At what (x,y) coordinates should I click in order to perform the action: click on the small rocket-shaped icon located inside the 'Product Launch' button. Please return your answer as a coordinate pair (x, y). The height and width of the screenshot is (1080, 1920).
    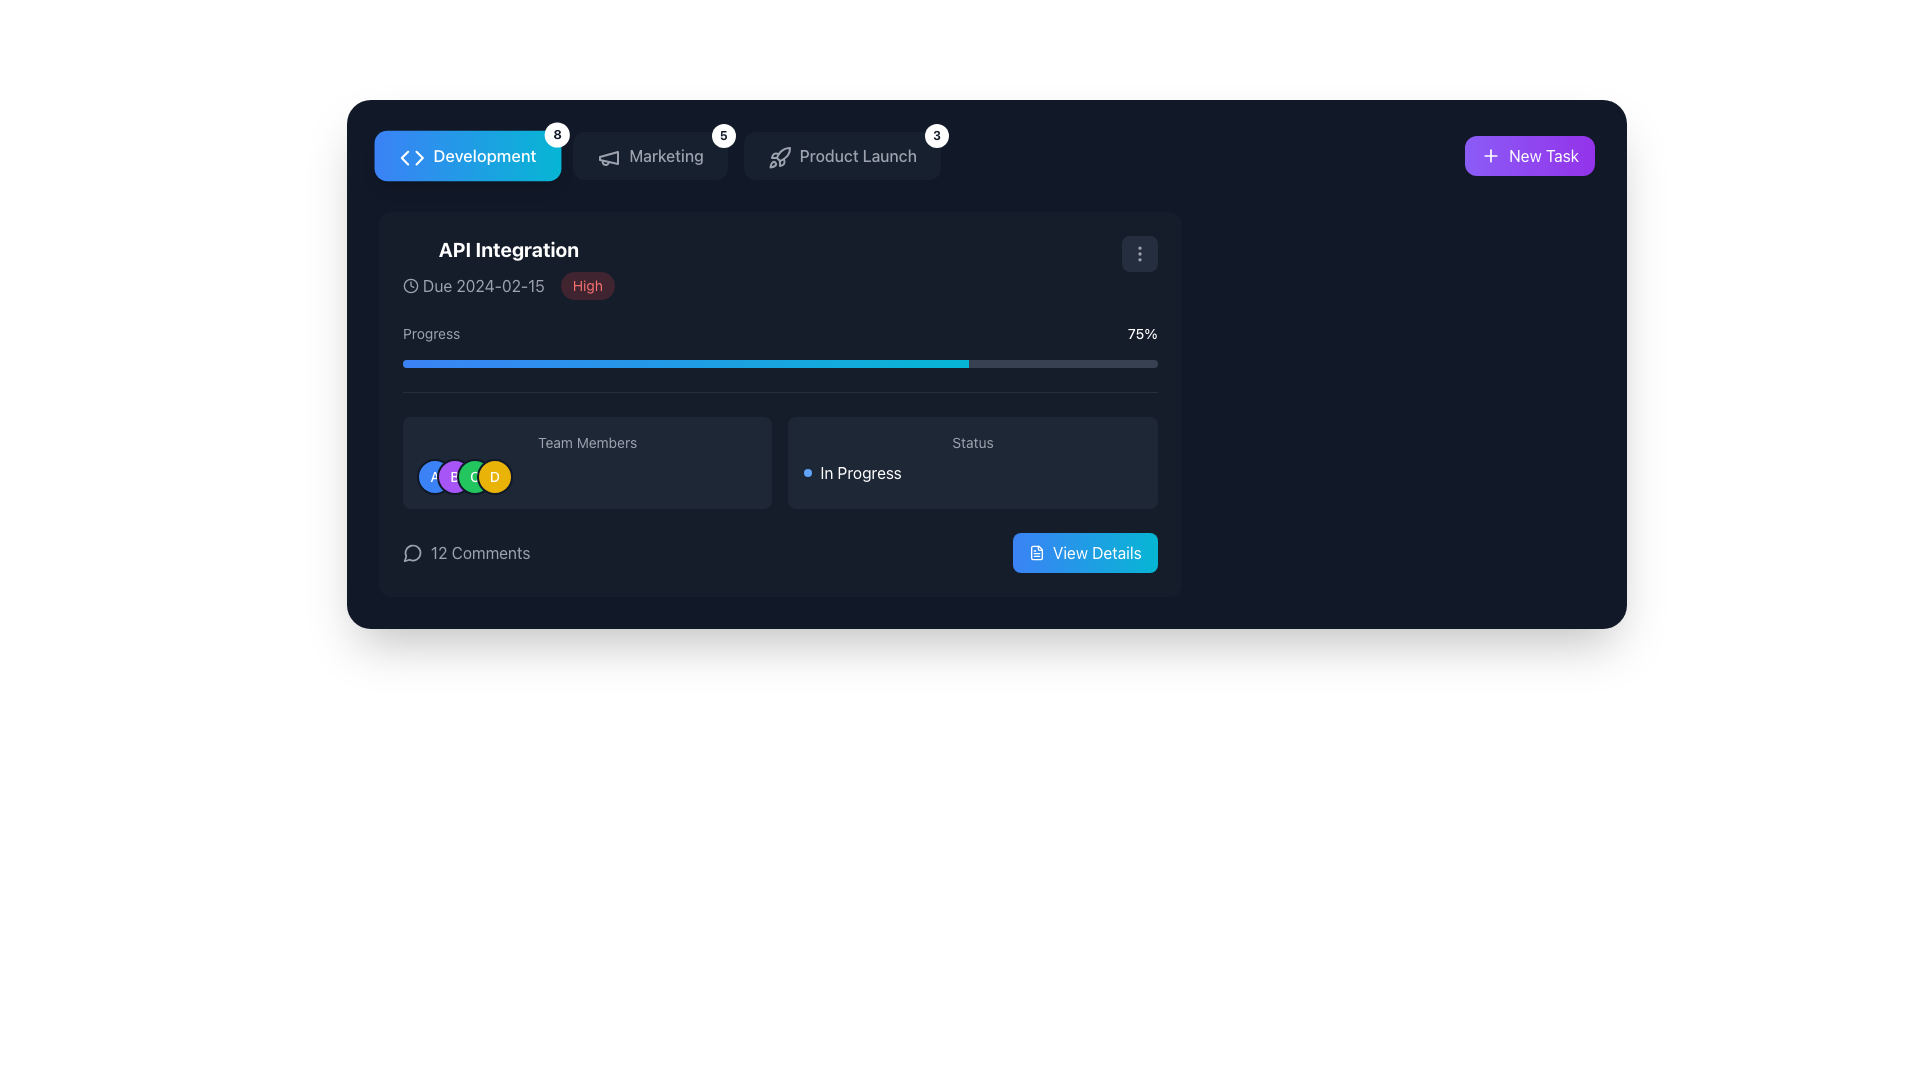
    Looking at the image, I should click on (776, 154).